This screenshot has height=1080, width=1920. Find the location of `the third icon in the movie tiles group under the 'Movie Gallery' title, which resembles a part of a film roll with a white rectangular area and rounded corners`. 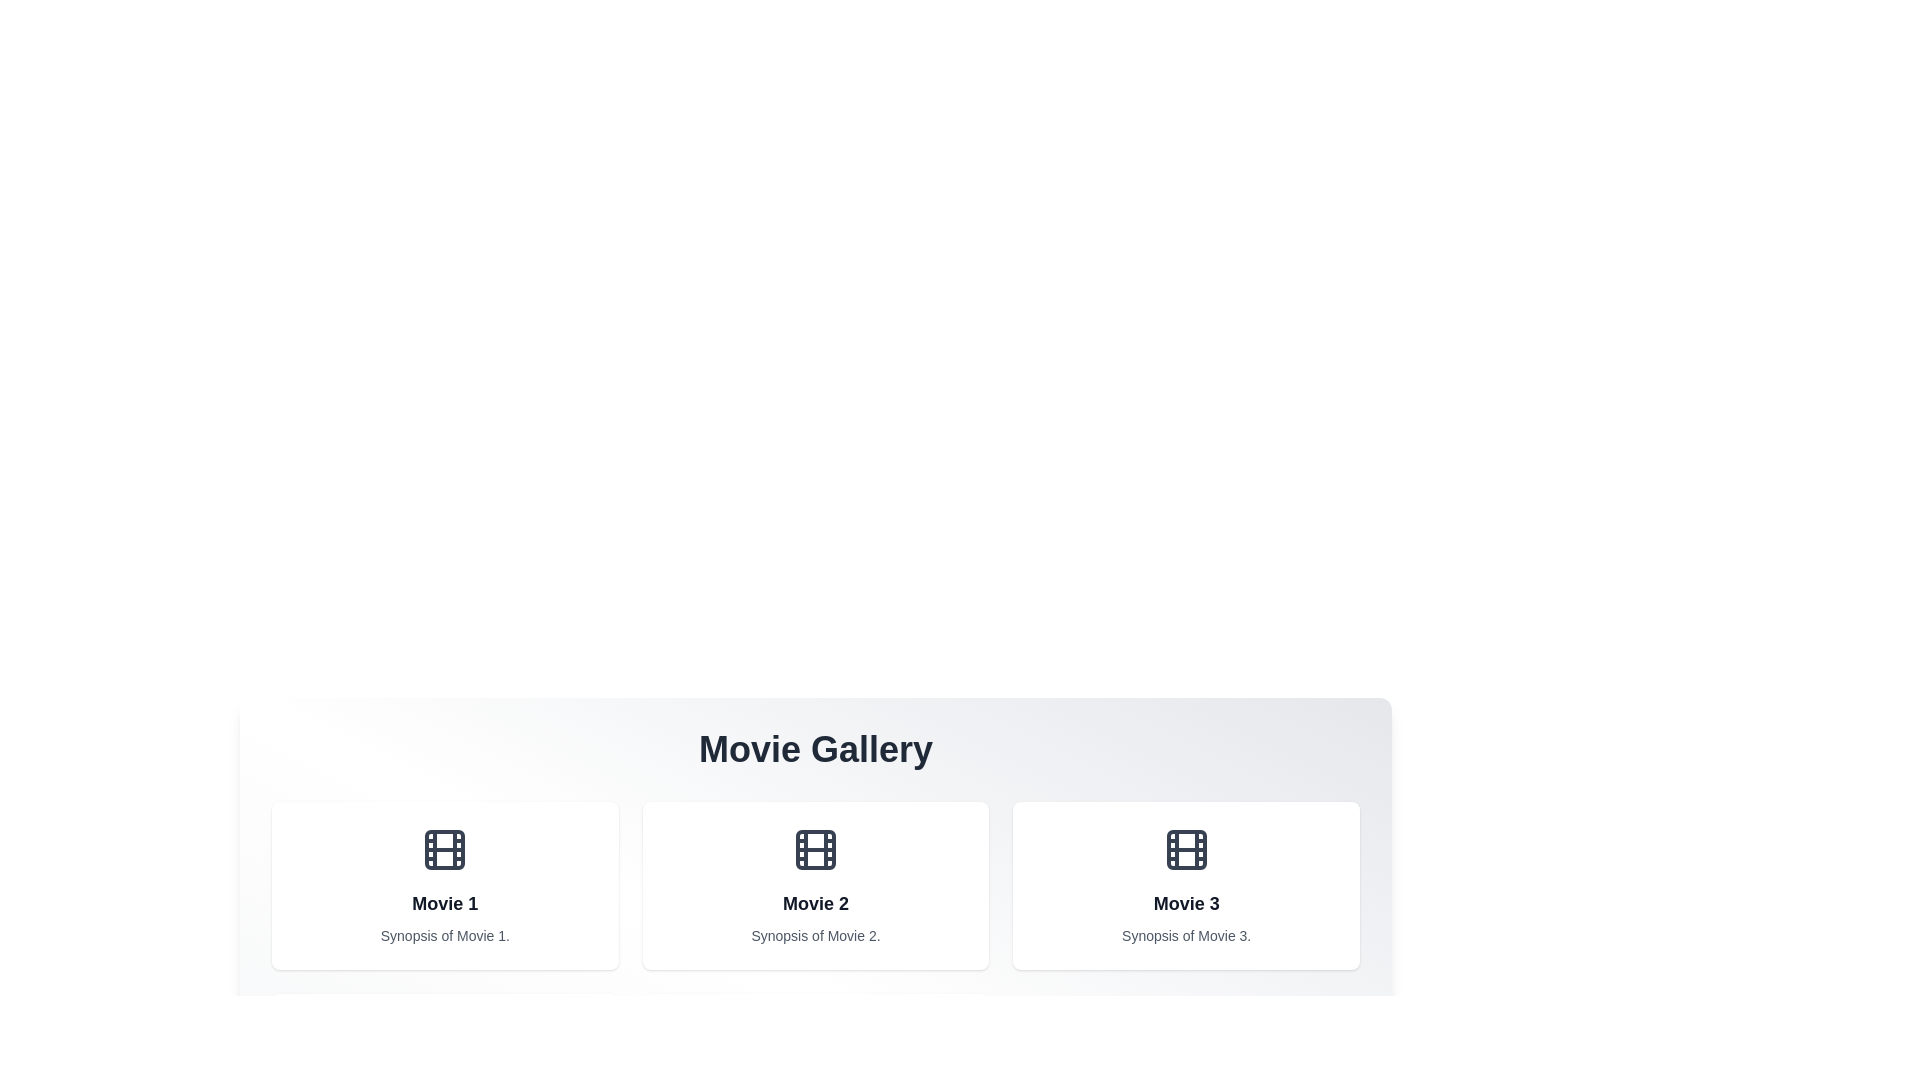

the third icon in the movie tiles group under the 'Movie Gallery' title, which resembles a part of a film roll with a white rectangular area and rounded corners is located at coordinates (1186, 849).